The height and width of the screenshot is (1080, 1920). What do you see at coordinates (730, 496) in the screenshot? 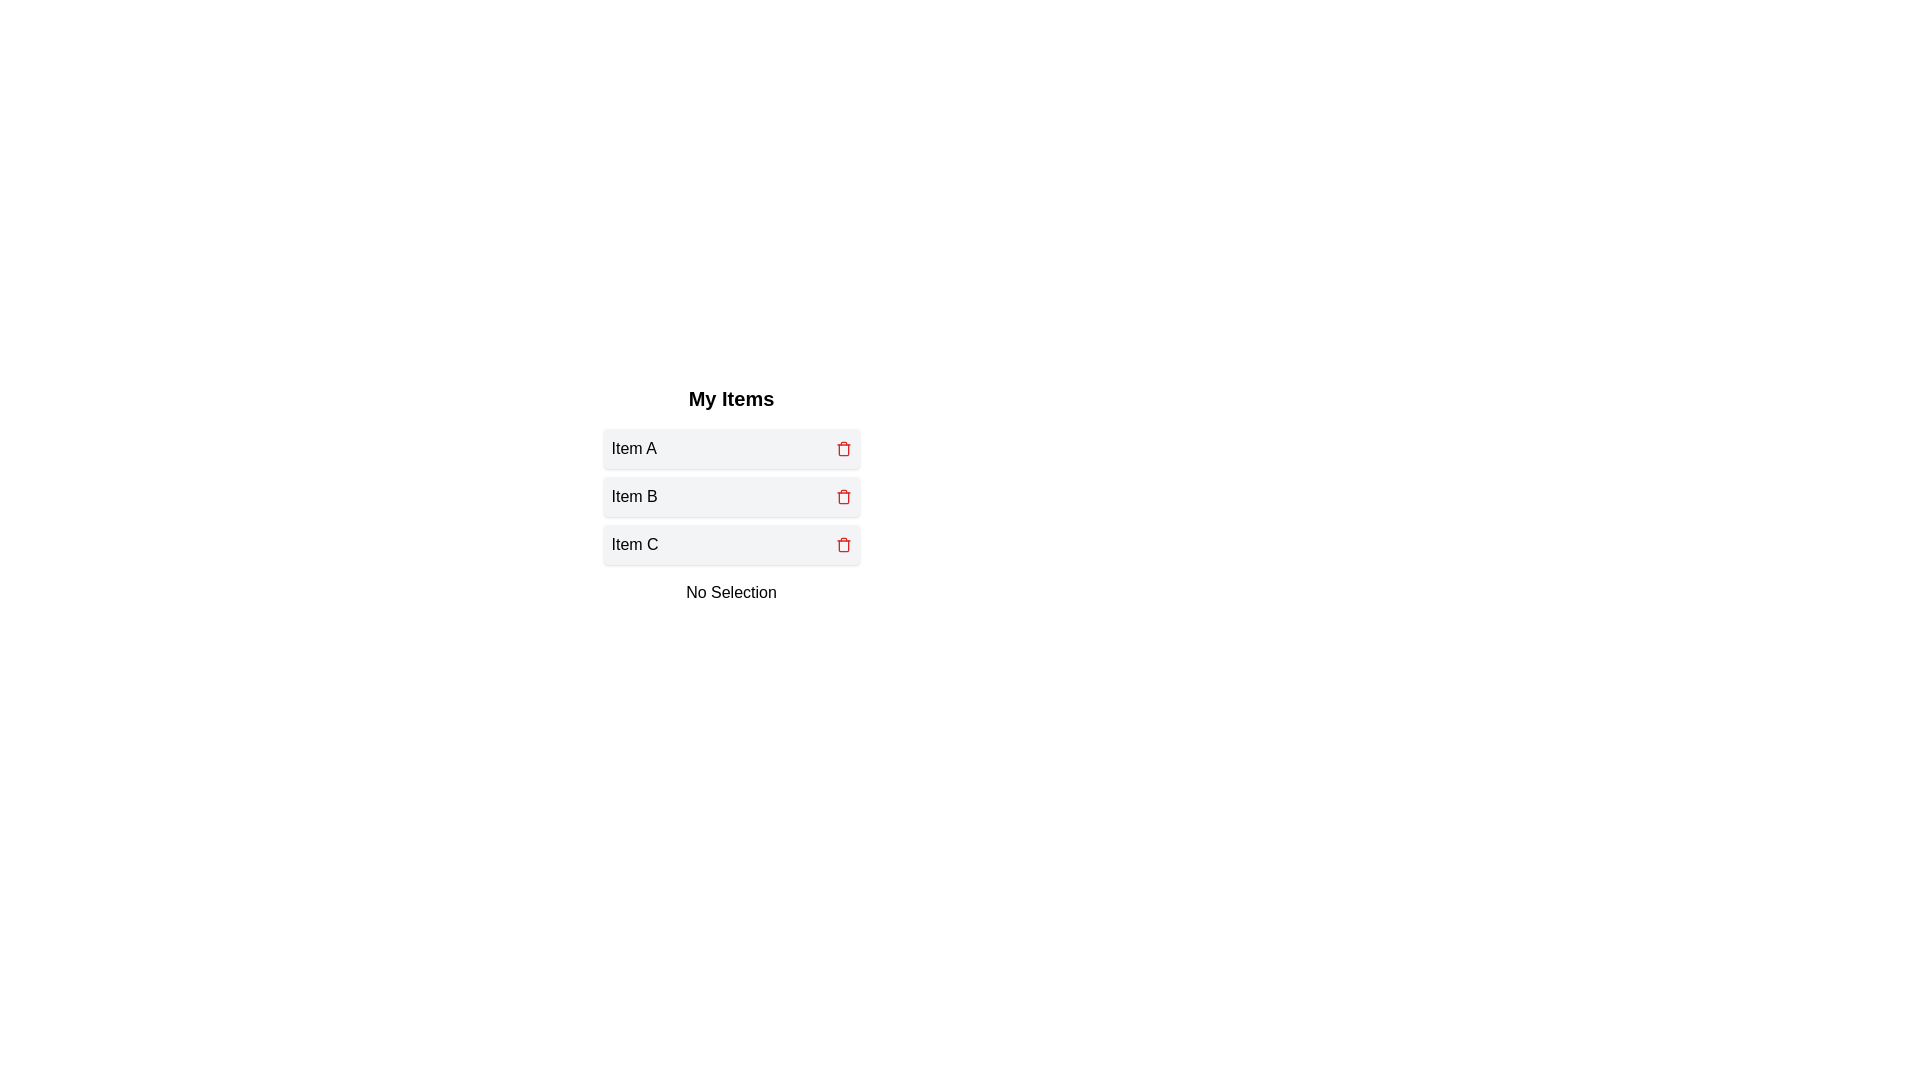
I see `the item Item B to select it` at bounding box center [730, 496].